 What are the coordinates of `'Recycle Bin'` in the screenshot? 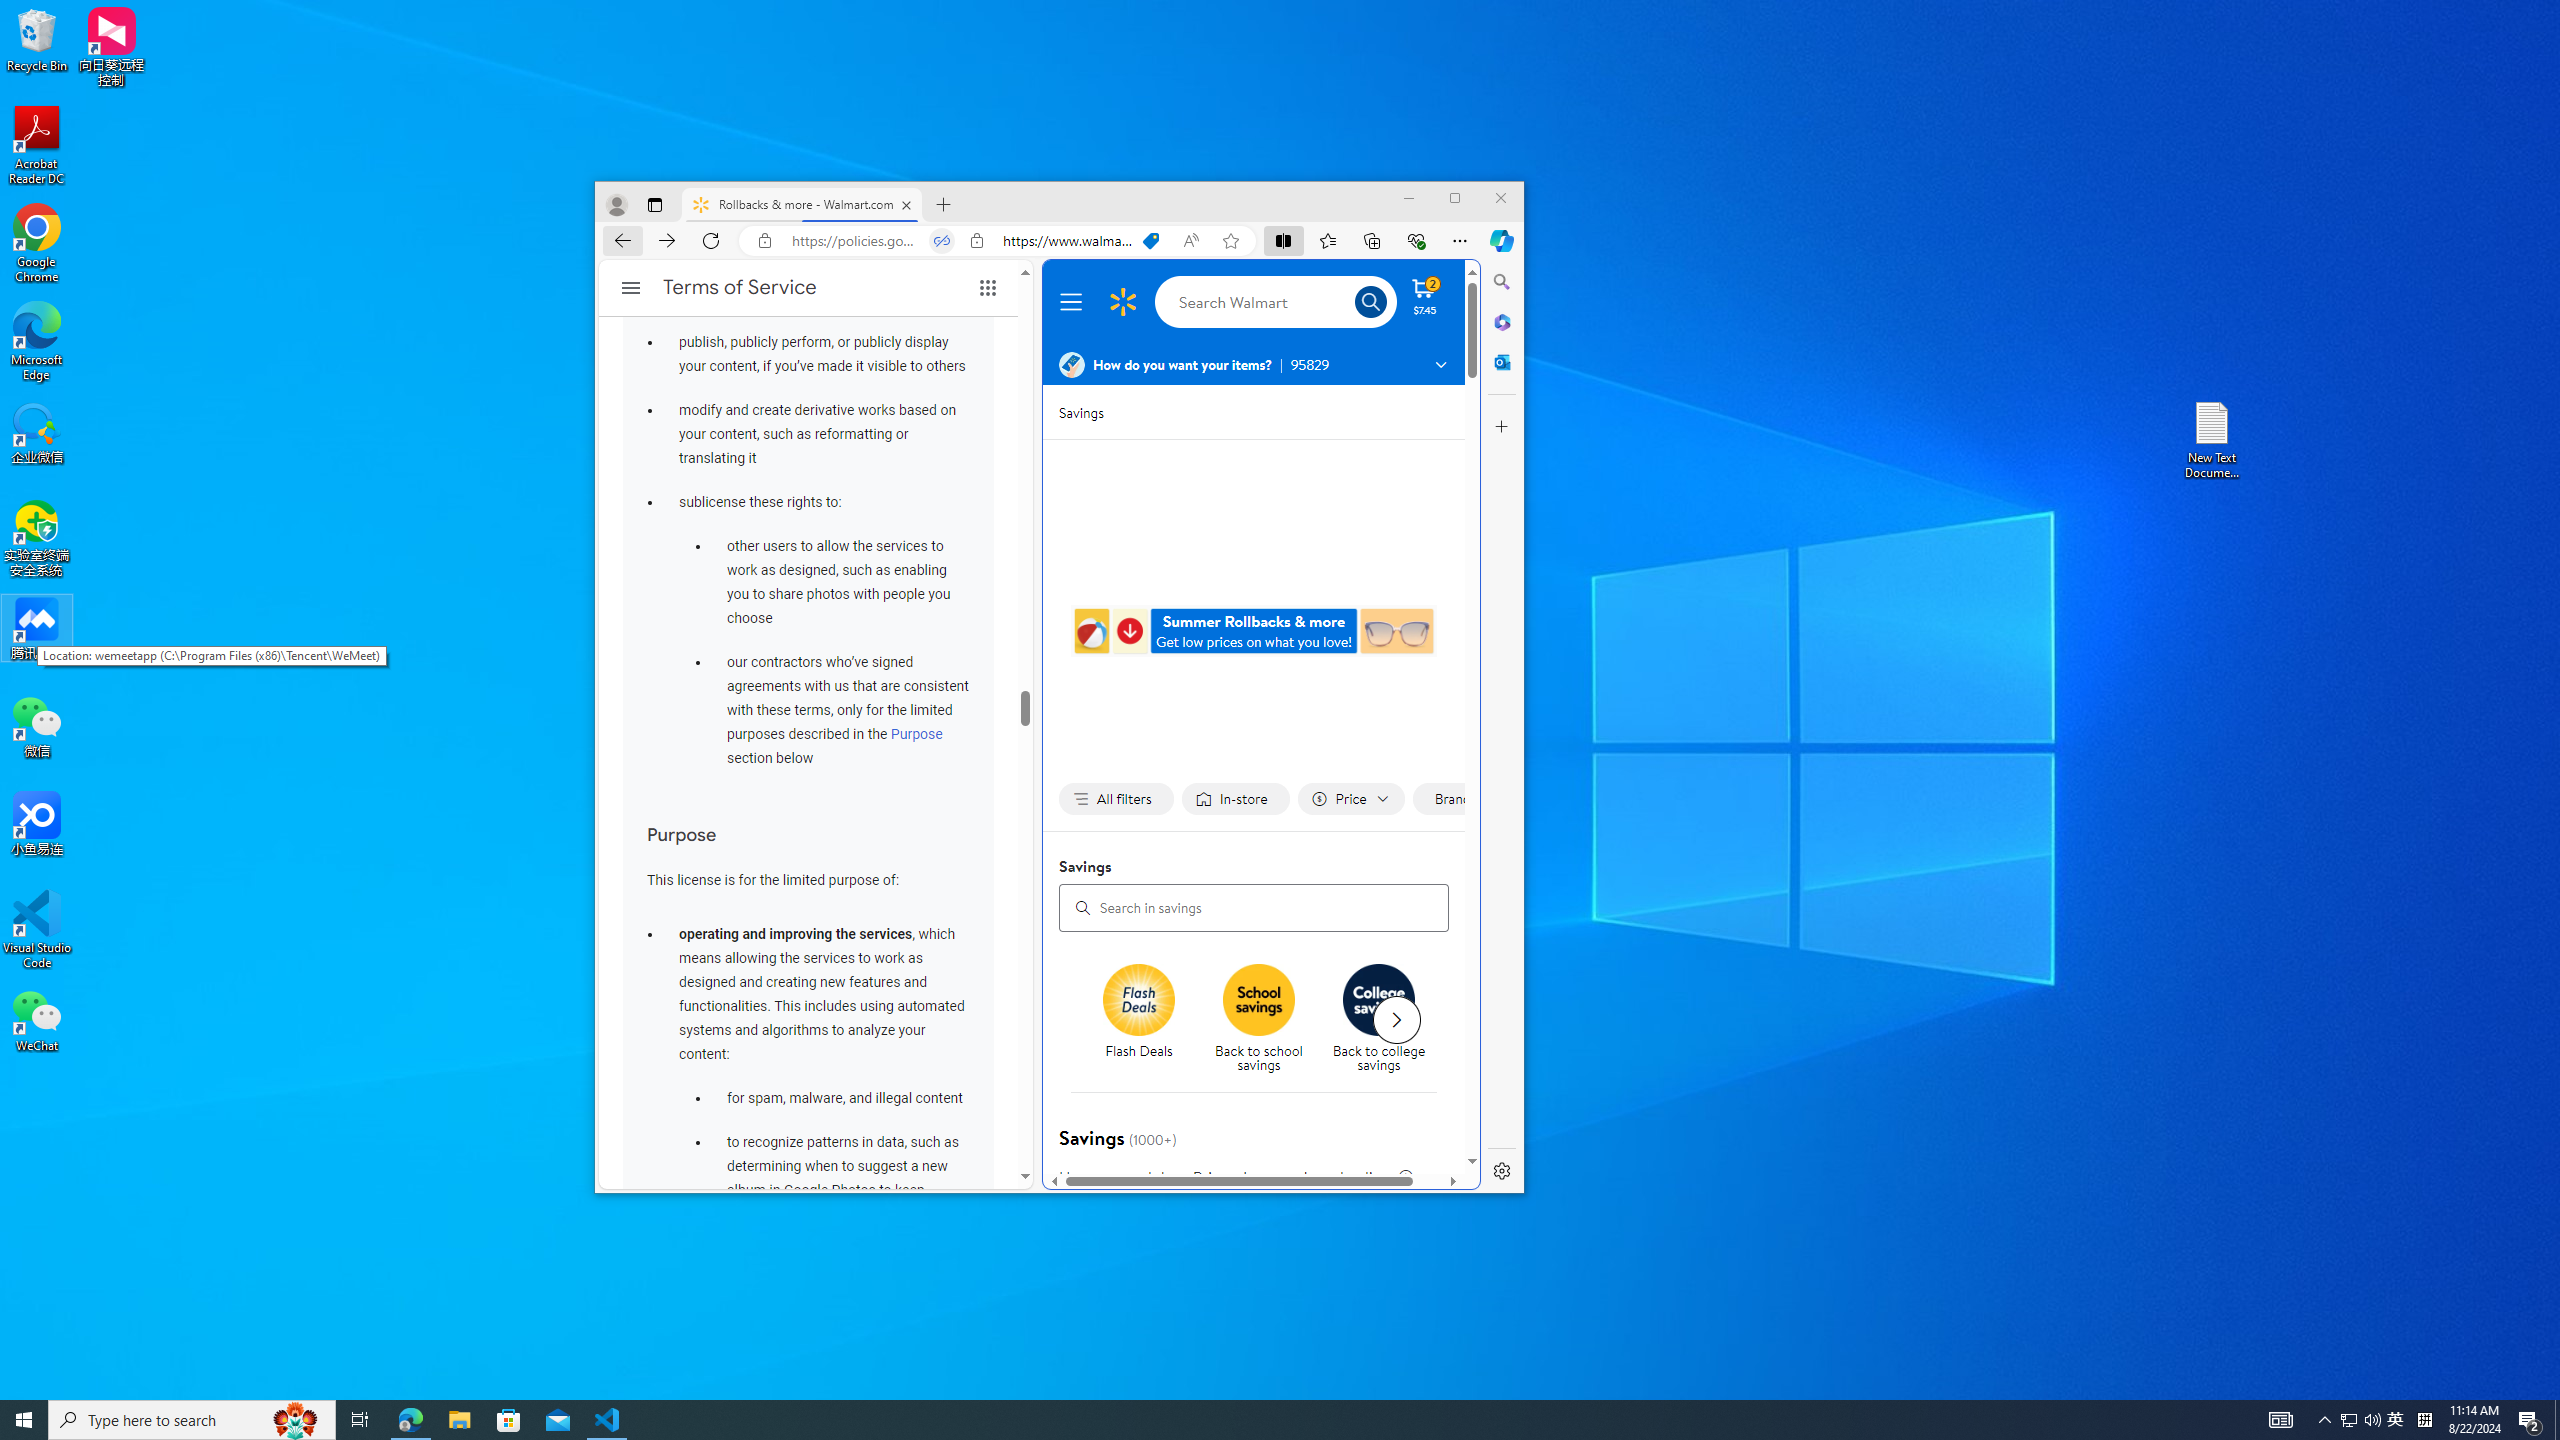 It's located at (36, 38).